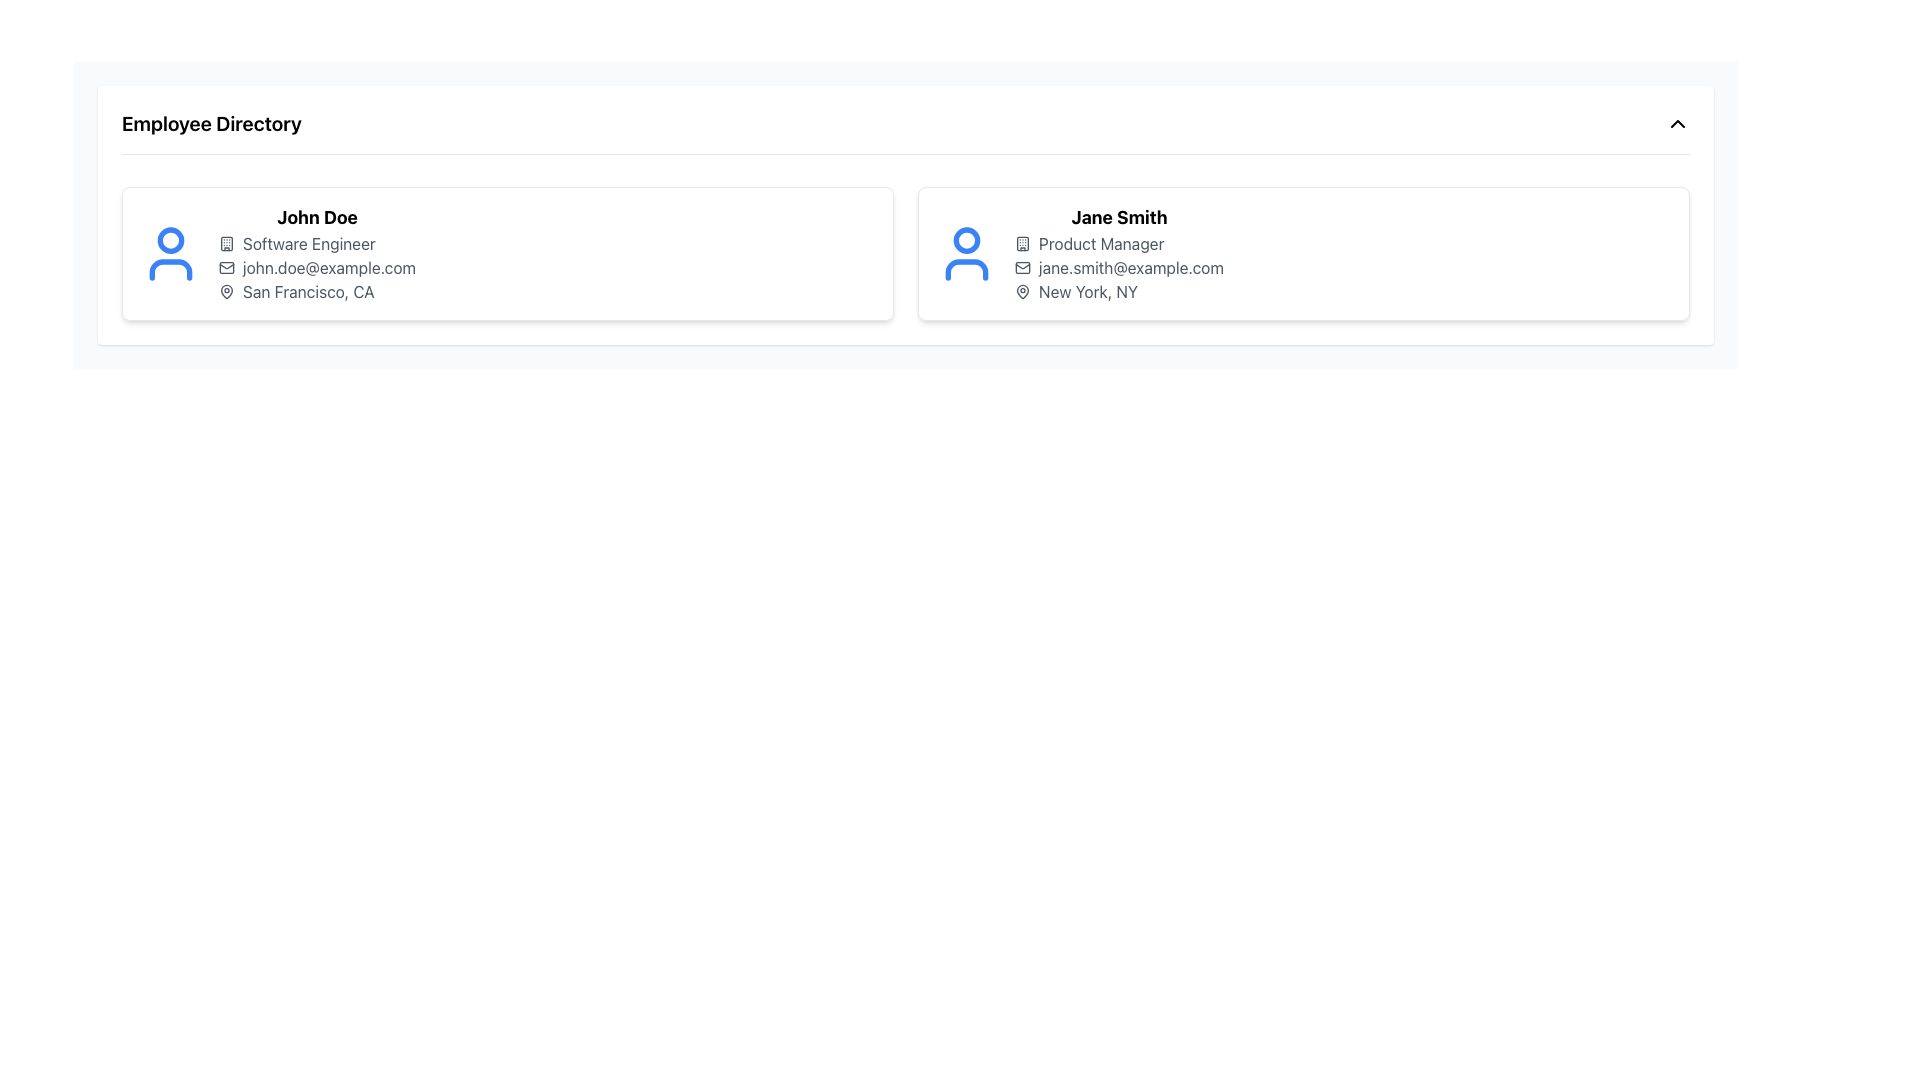  Describe the element at coordinates (171, 238) in the screenshot. I see `the blue circular graphic representing the head of the user icon for 'John Doe' in the Employee Directory section` at that location.